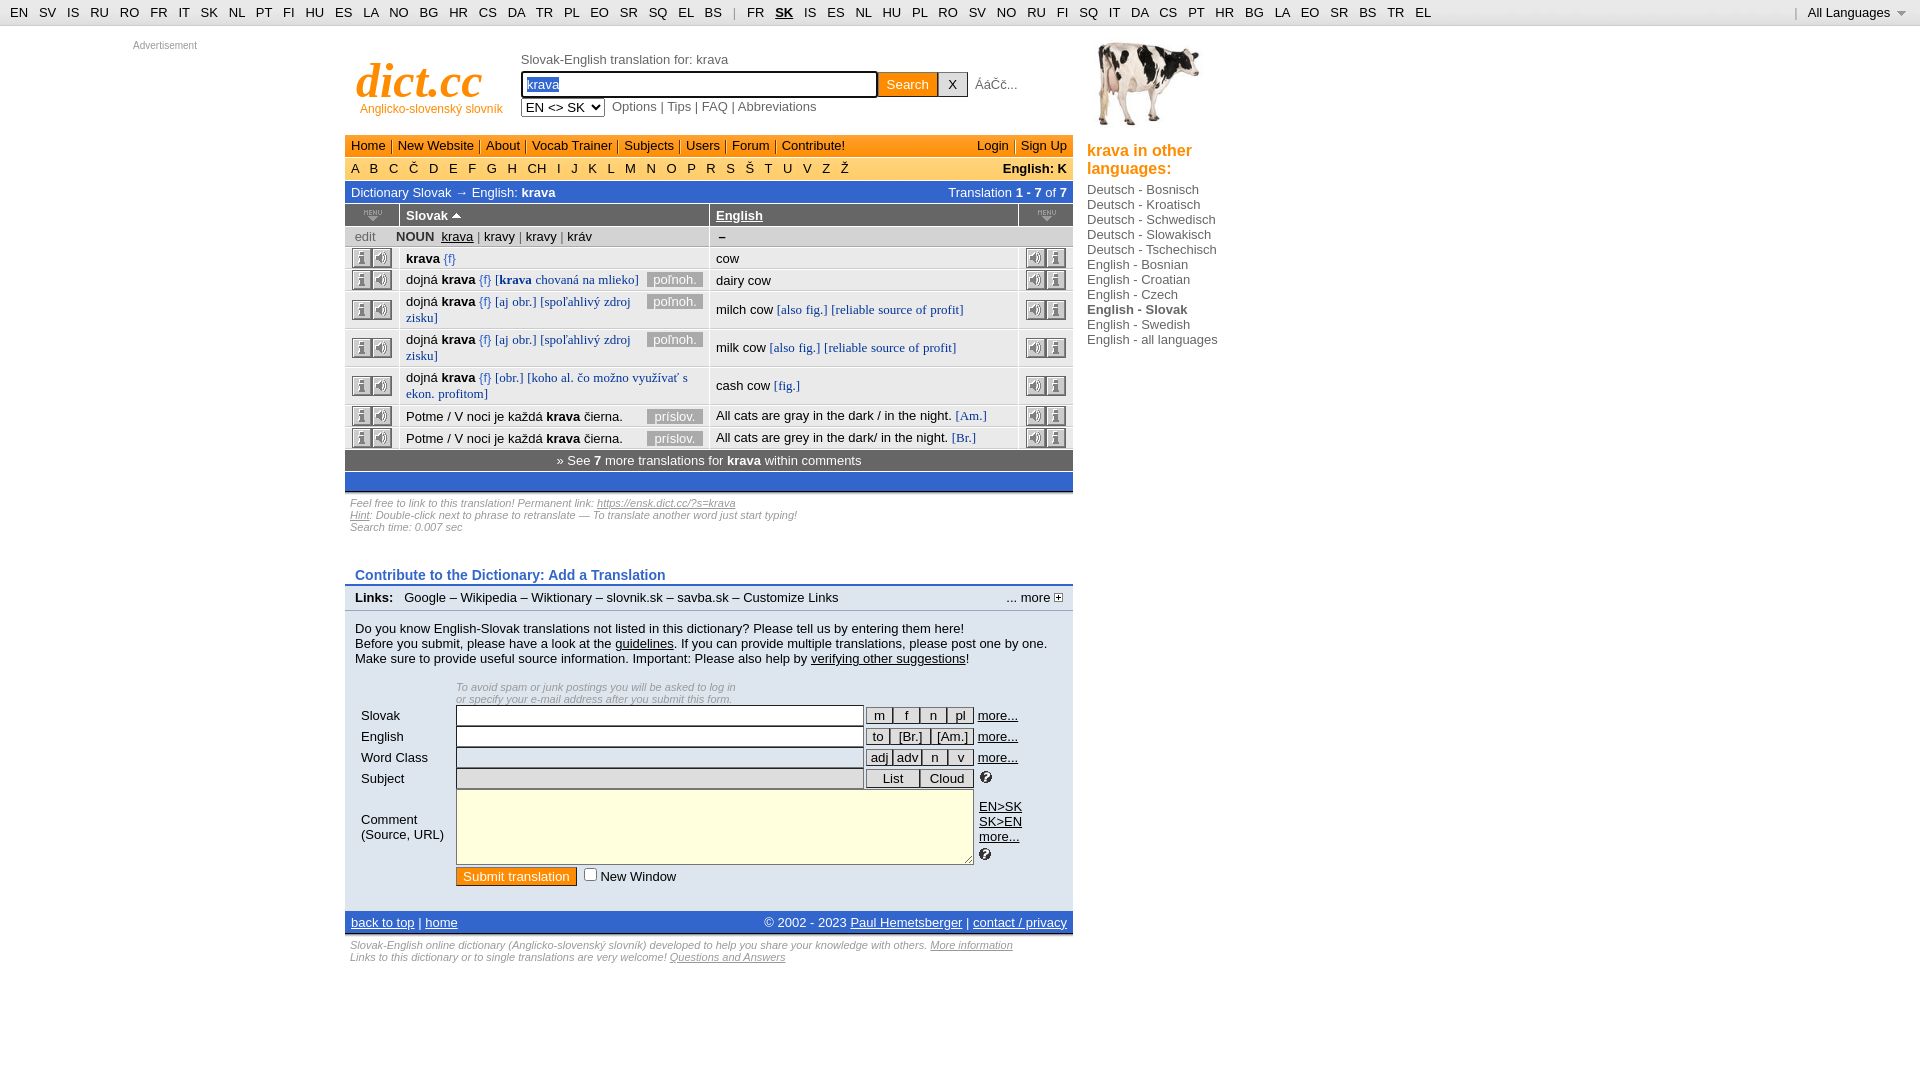  I want to click on 'T', so click(767, 167).